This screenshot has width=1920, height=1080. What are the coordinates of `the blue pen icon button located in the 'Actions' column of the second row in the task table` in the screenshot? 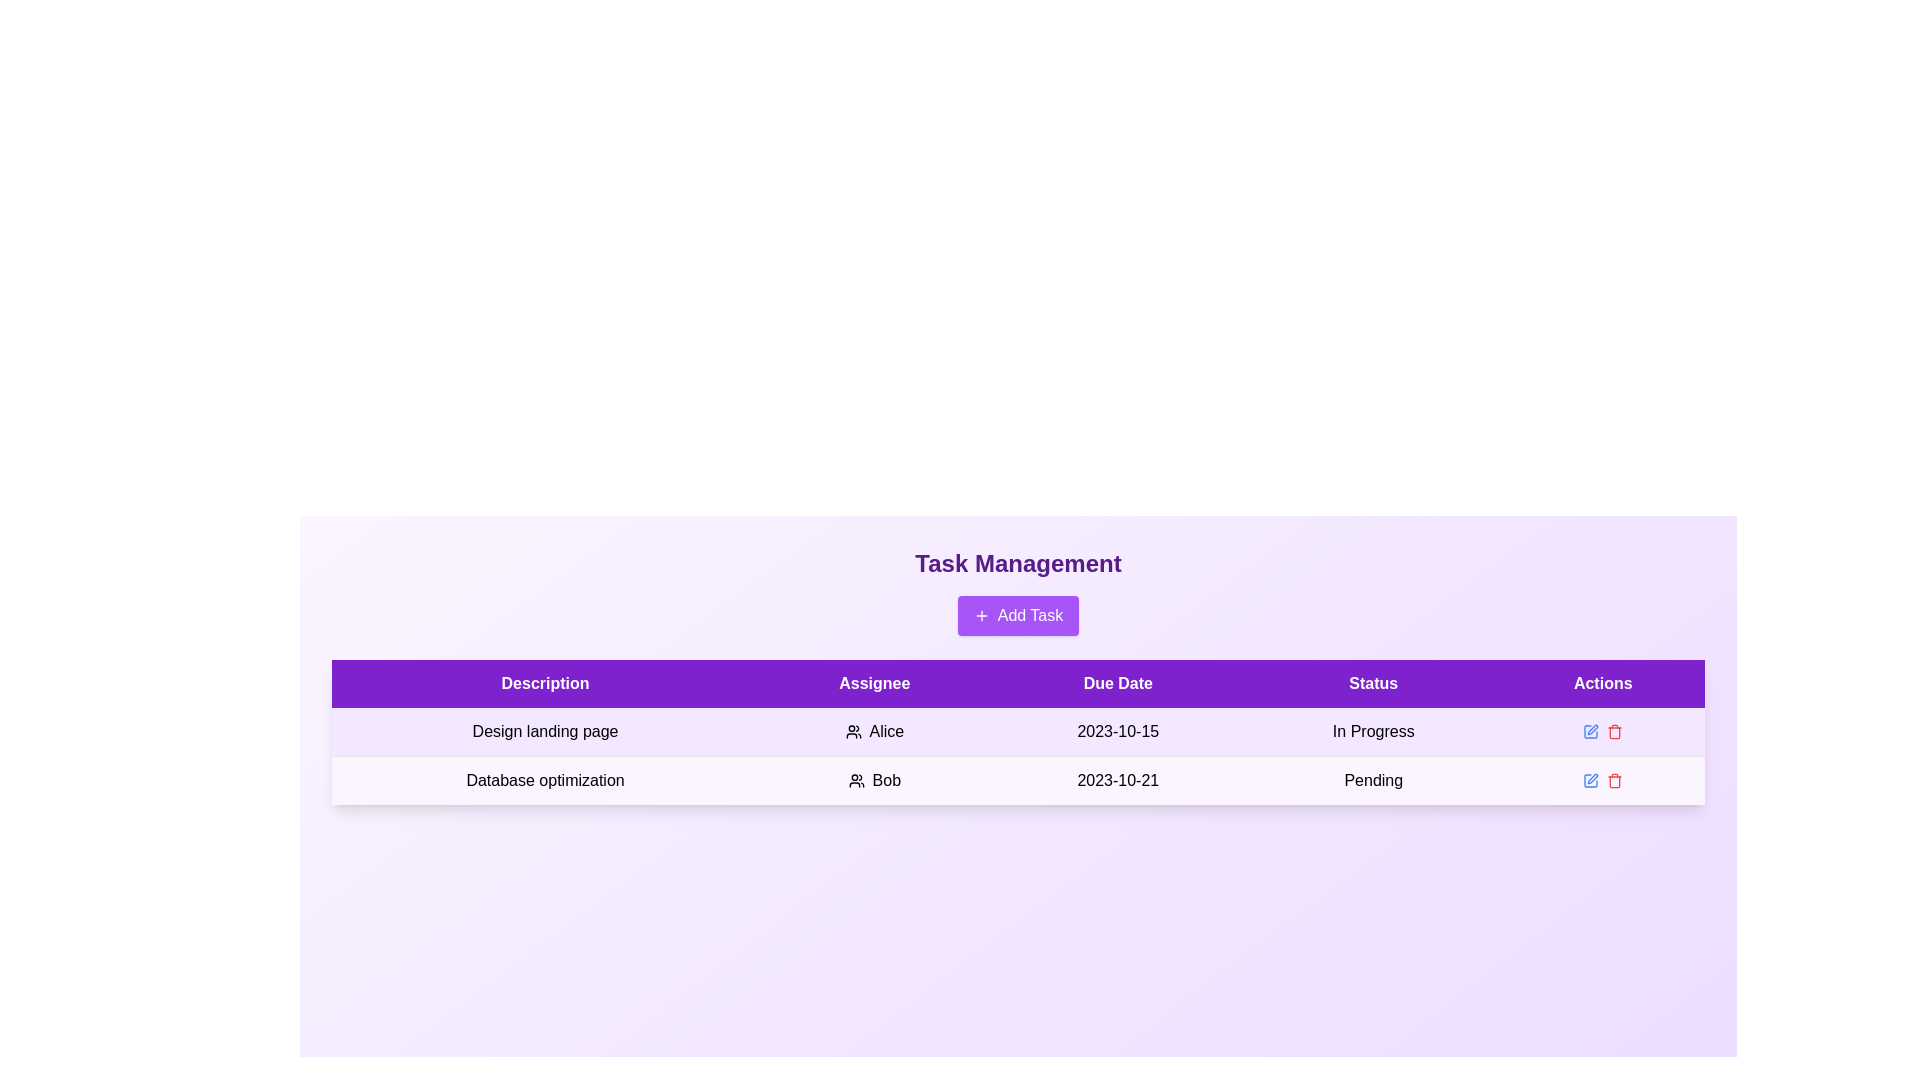 It's located at (1590, 732).